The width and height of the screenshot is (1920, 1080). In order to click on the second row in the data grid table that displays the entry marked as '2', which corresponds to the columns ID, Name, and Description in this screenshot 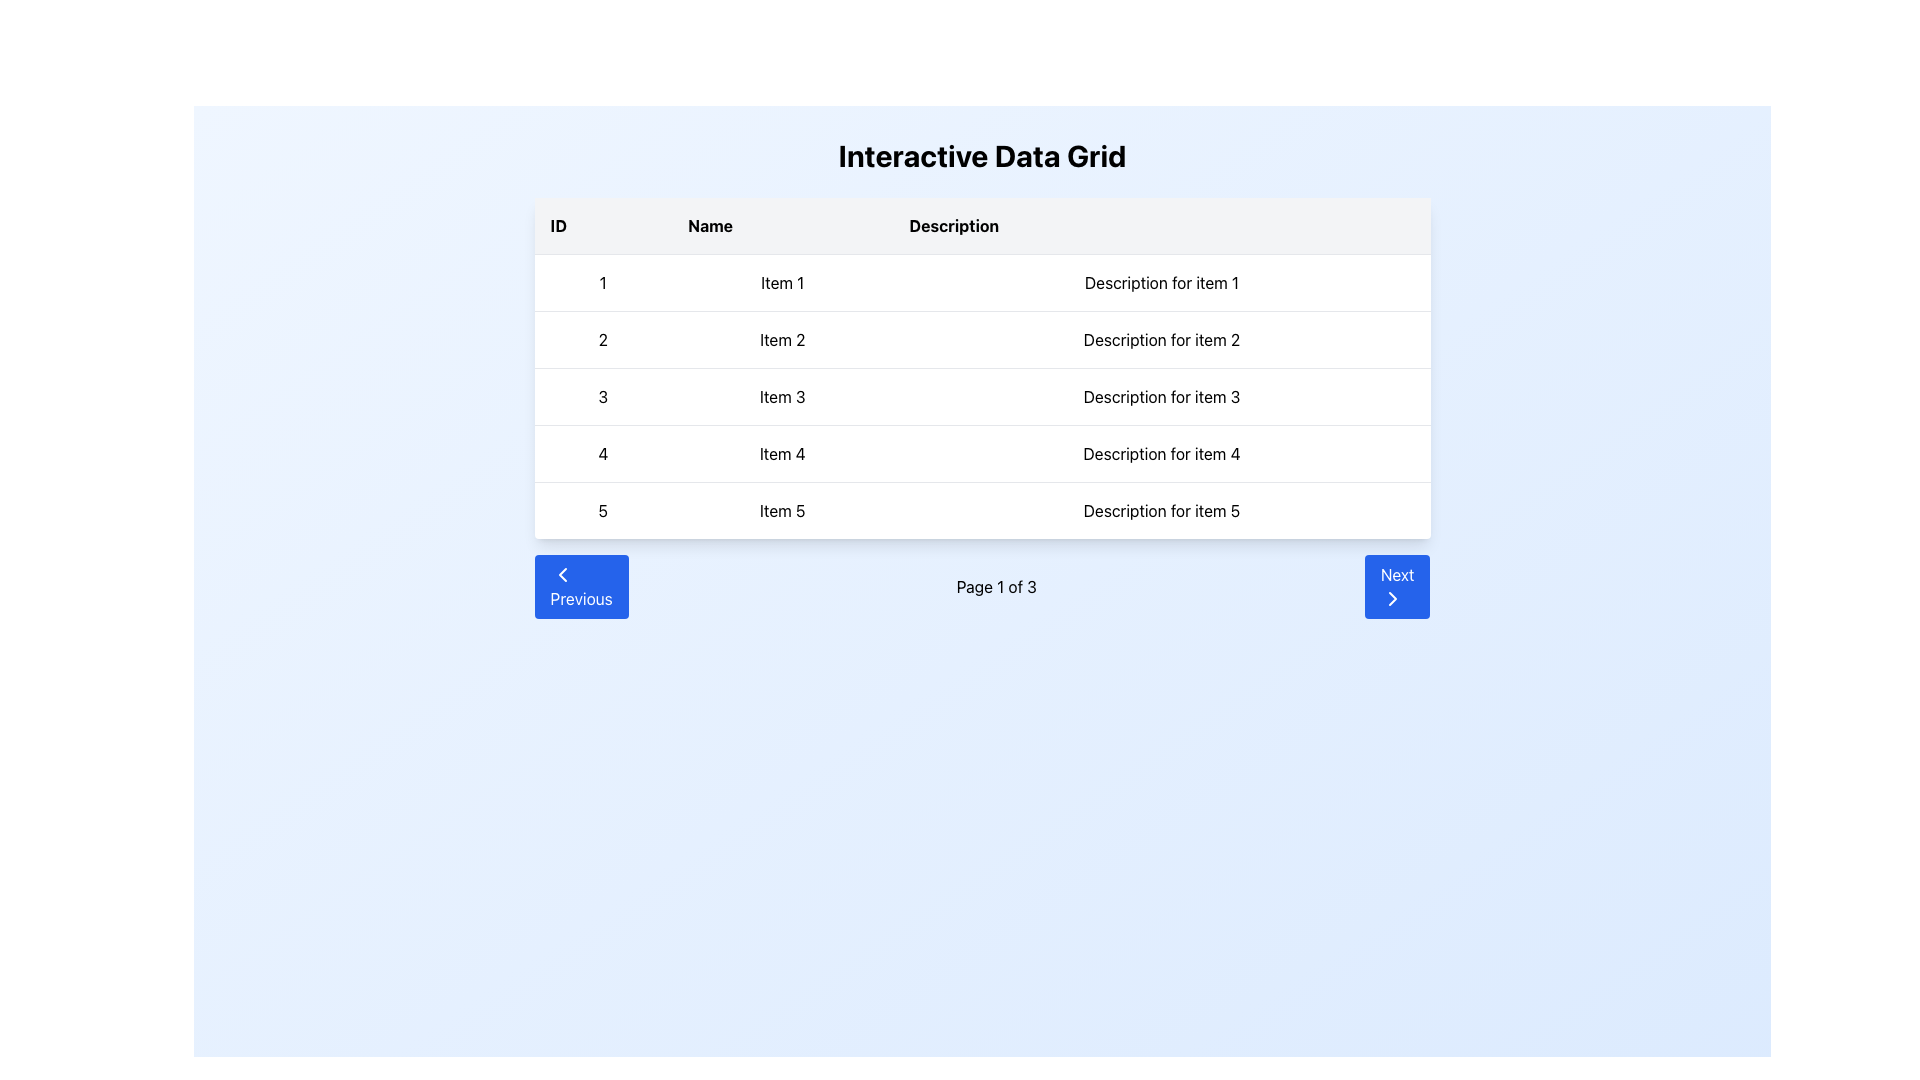, I will do `click(982, 338)`.